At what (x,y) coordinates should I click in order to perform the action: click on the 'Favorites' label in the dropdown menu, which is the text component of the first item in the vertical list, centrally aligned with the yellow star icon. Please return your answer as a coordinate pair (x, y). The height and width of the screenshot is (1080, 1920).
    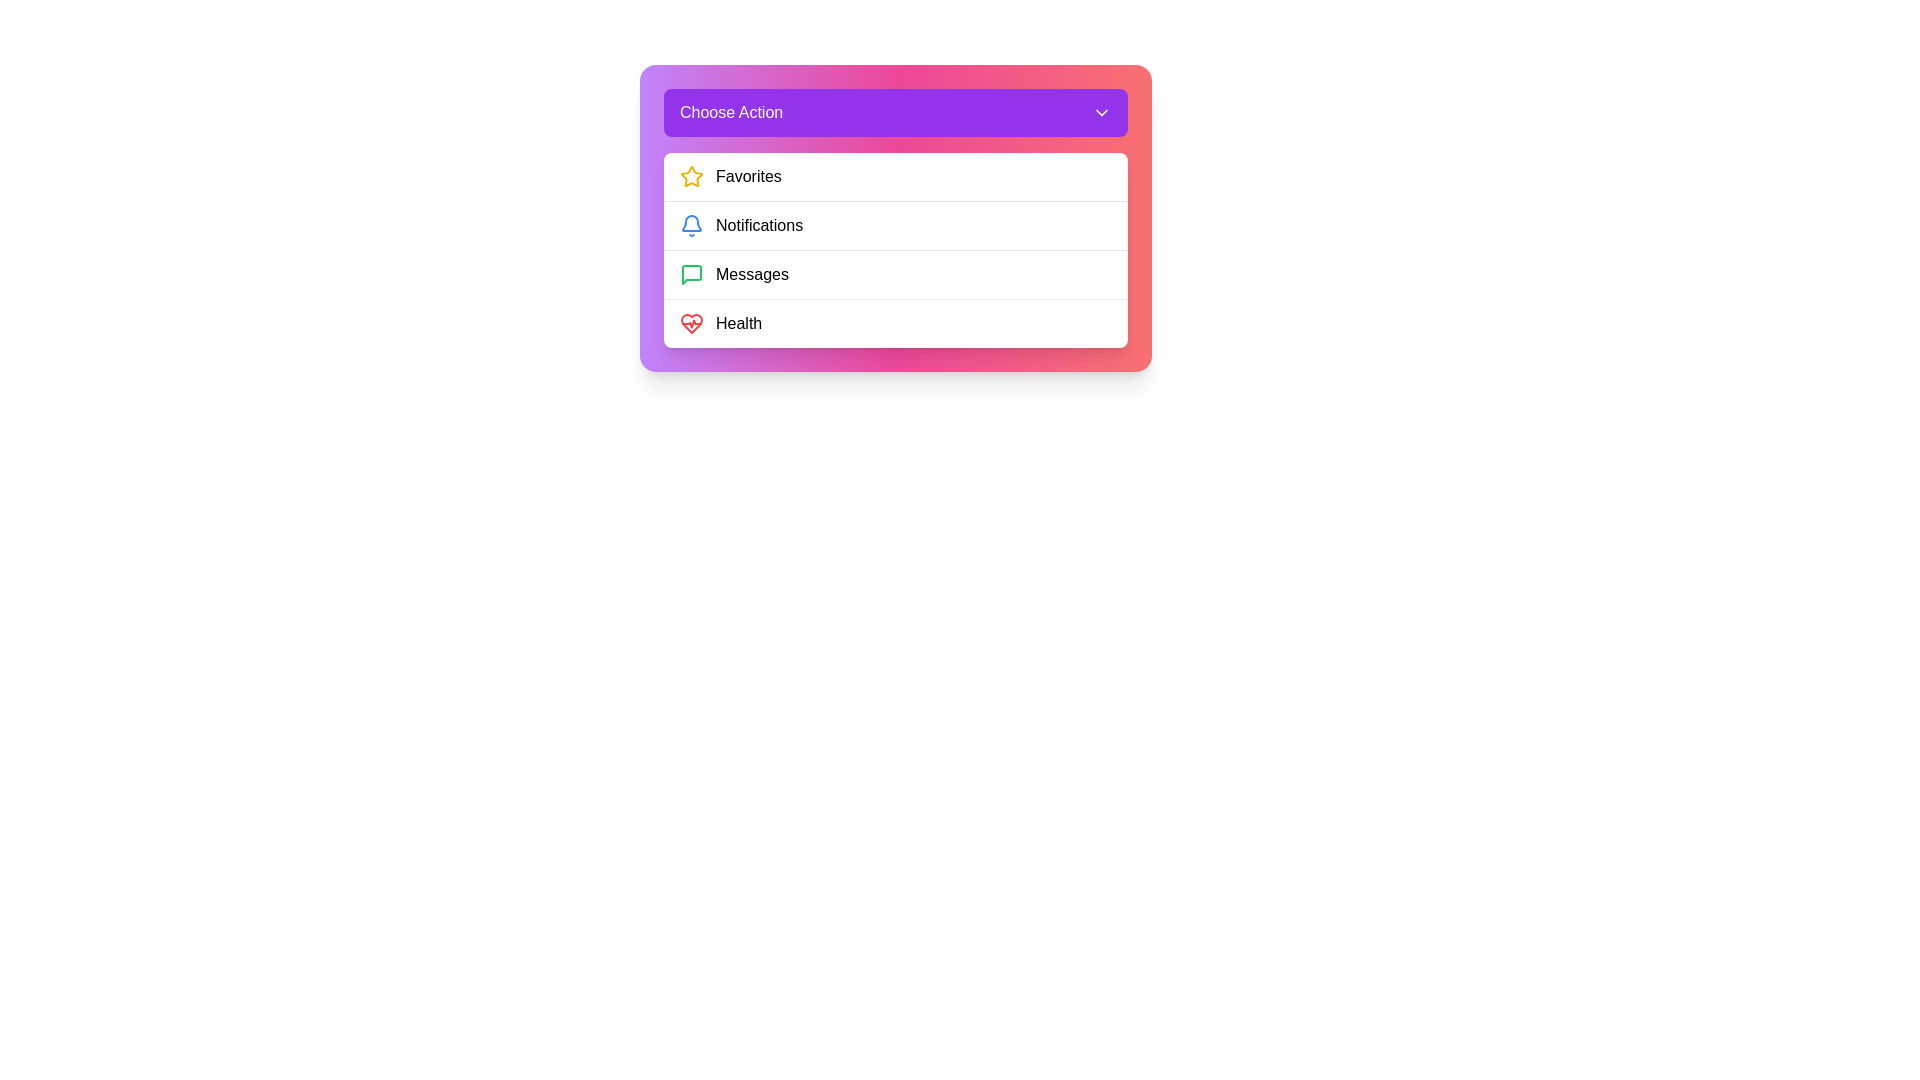
    Looking at the image, I should click on (747, 176).